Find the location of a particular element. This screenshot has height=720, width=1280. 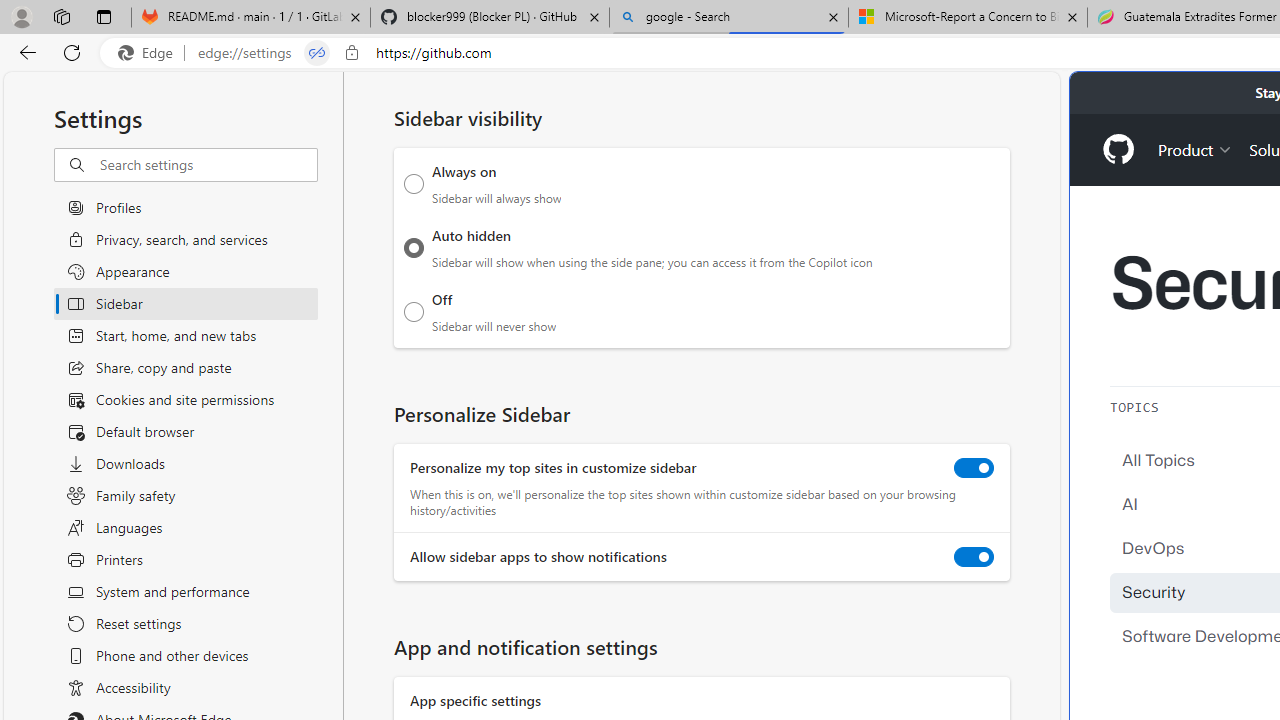

'Allow sidebar apps to show notifications' is located at coordinates (974, 557).